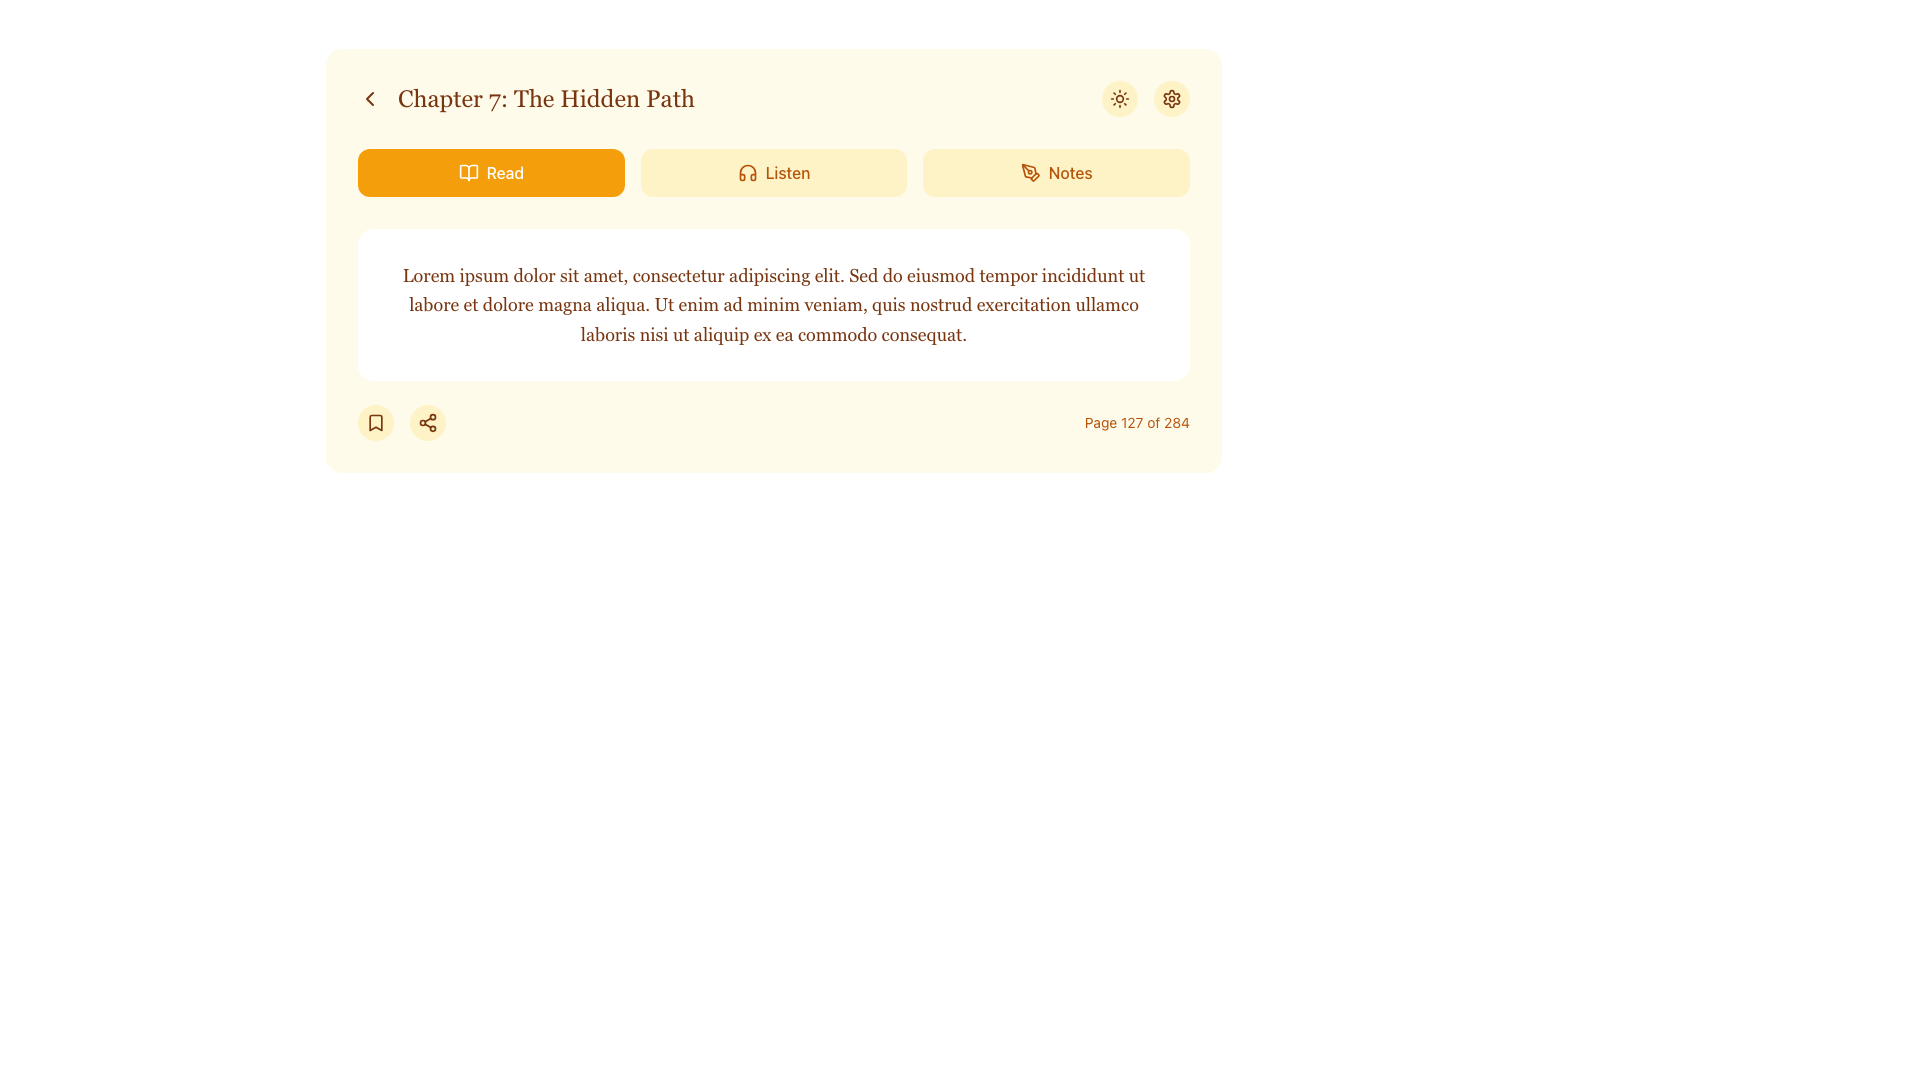 Image resolution: width=1920 pixels, height=1080 pixels. What do you see at coordinates (375, 420) in the screenshot?
I see `the circular button with a bookmark icon` at bounding box center [375, 420].